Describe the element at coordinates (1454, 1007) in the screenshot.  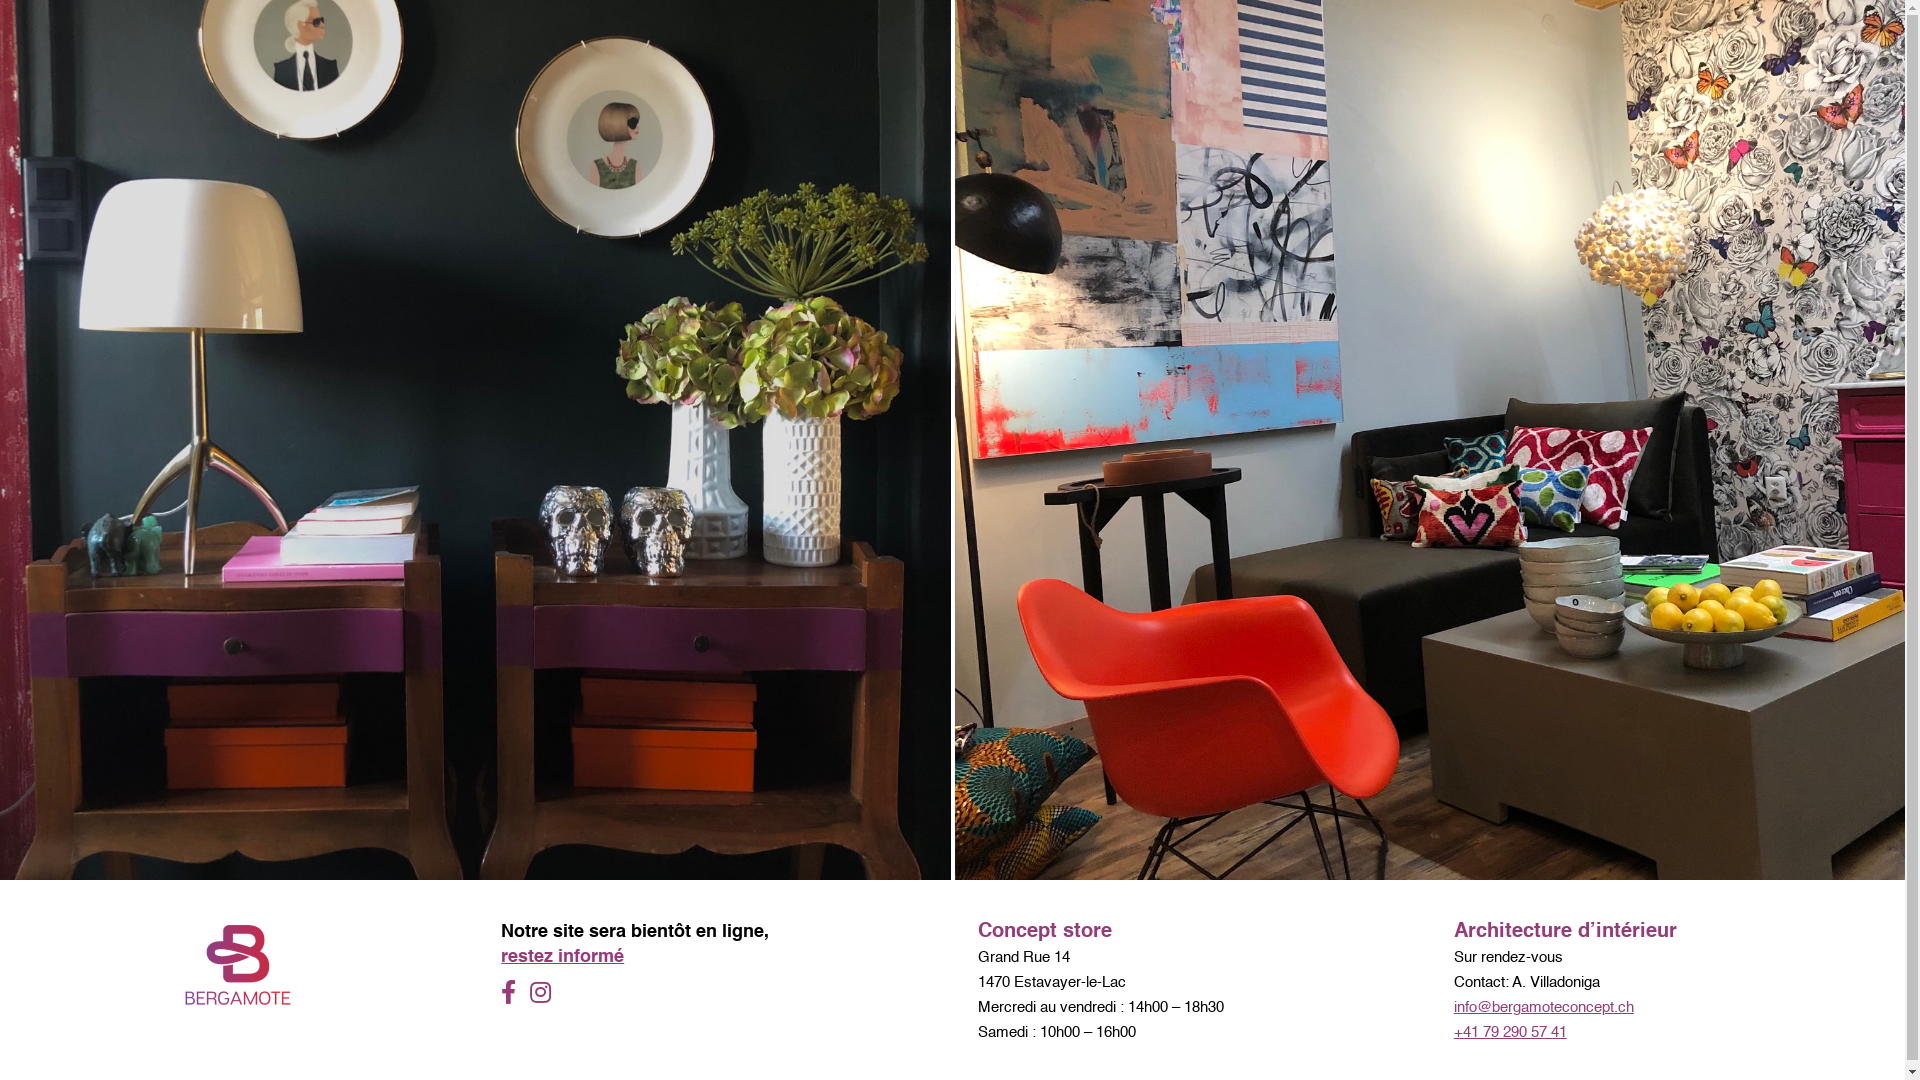
I see `'info@bergamoteconcept.ch'` at that location.